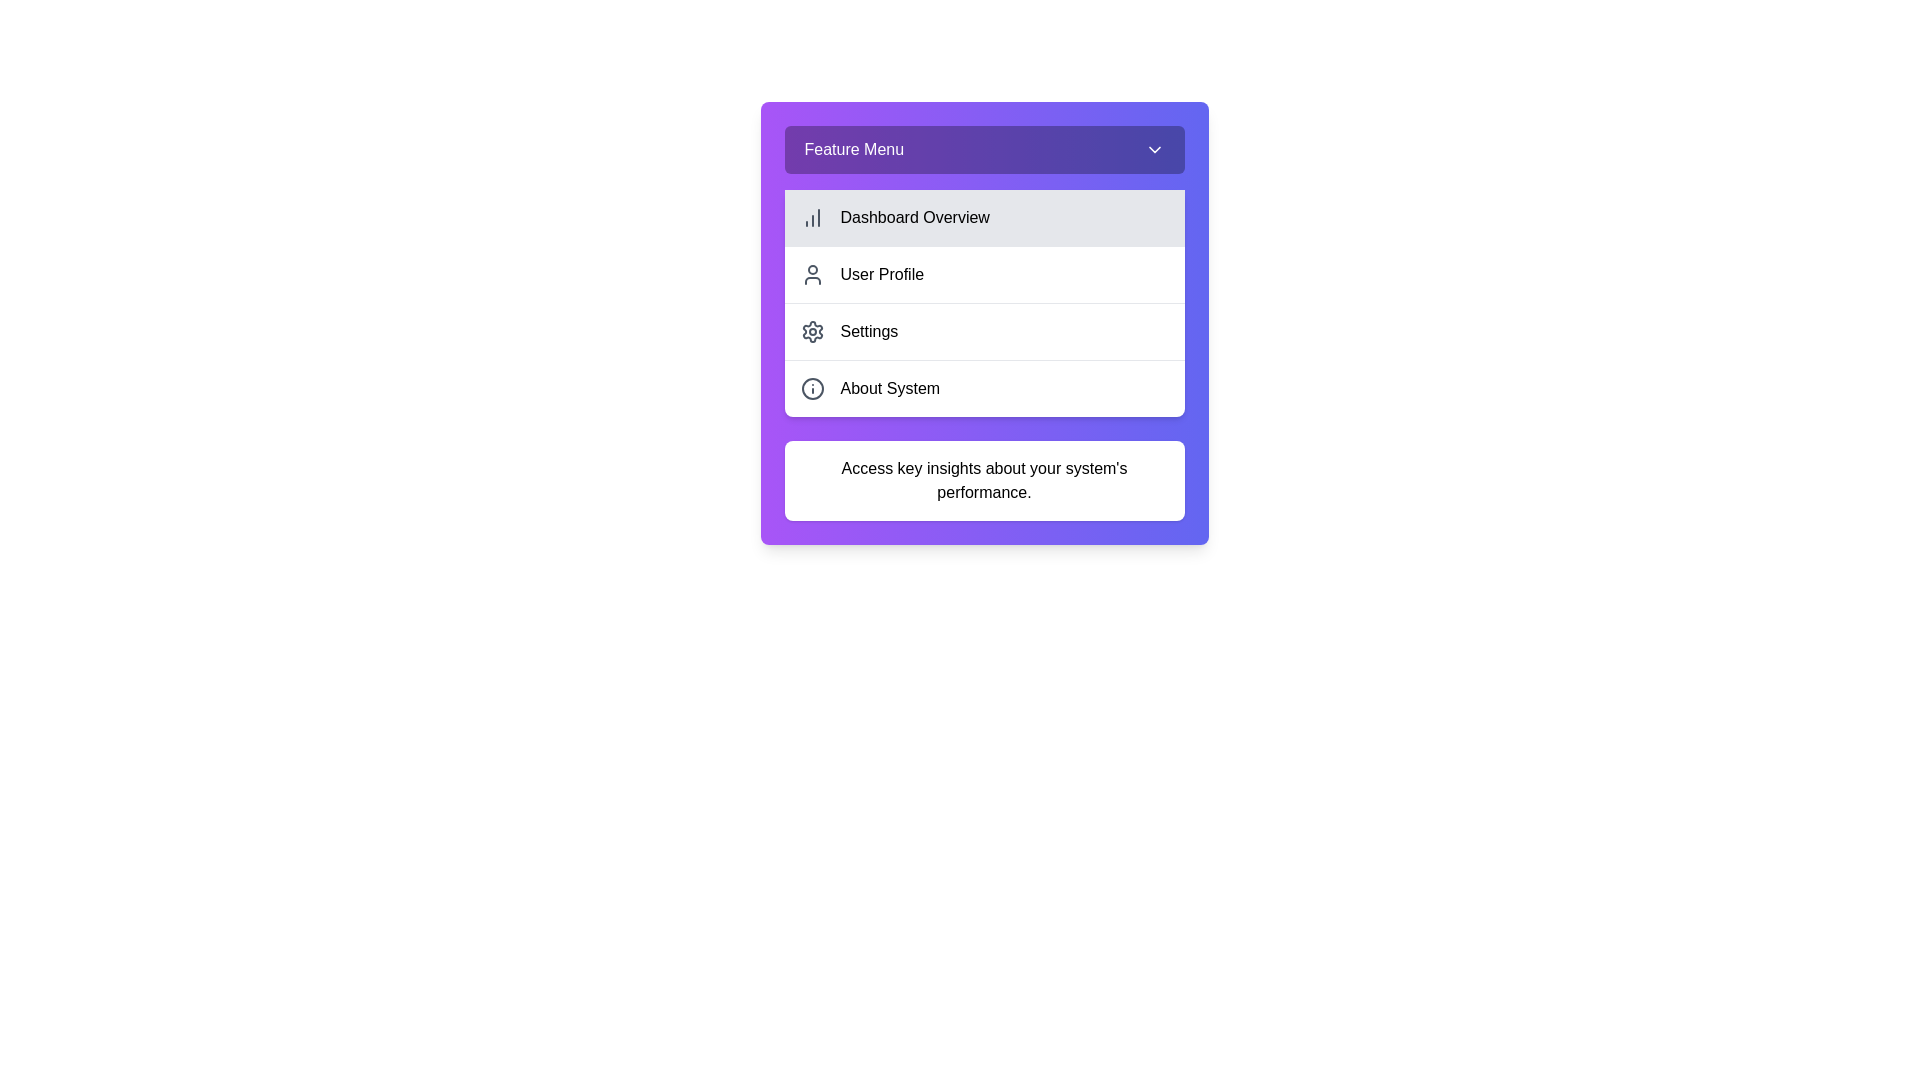 The width and height of the screenshot is (1920, 1080). Describe the element at coordinates (984, 322) in the screenshot. I see `the third row menu item located between 'User Profile' and 'About System'` at that location.